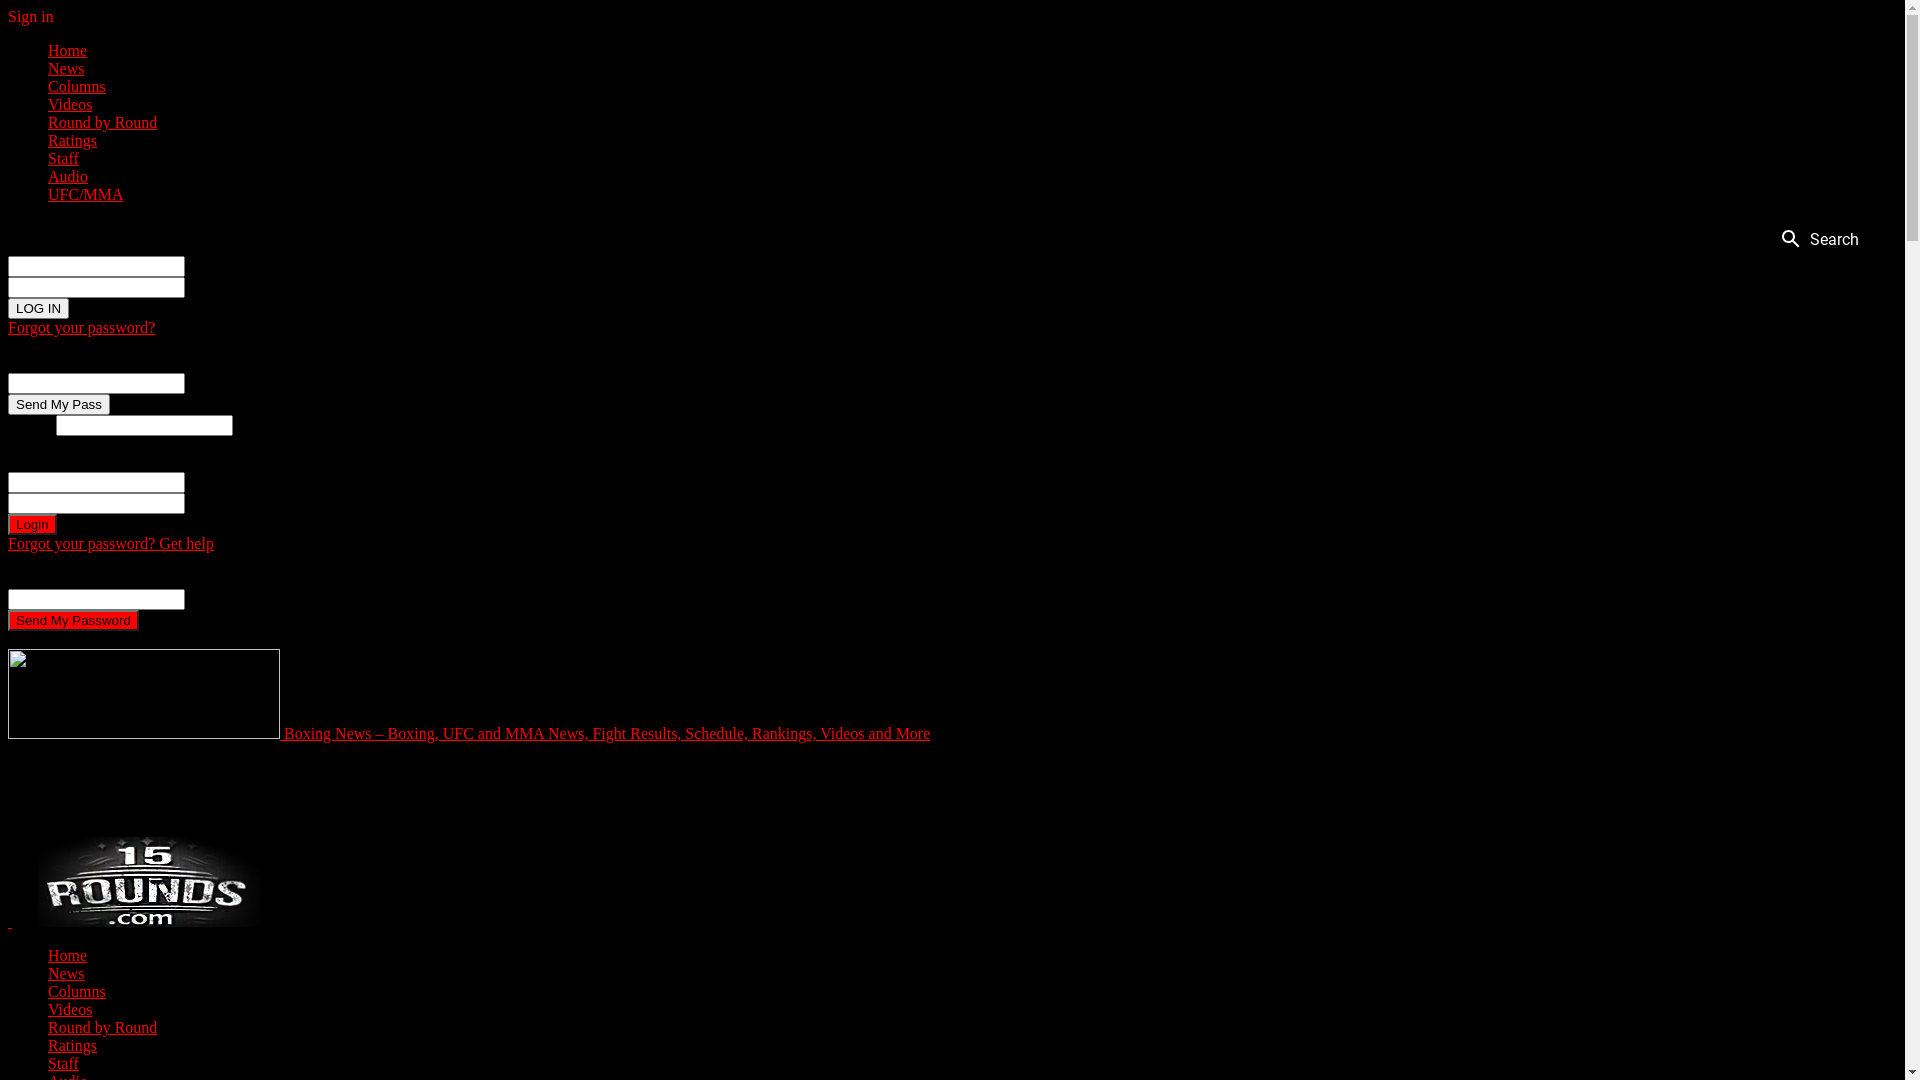 The width and height of the screenshot is (1920, 1080). I want to click on 'UFC/MMA', so click(85, 194).